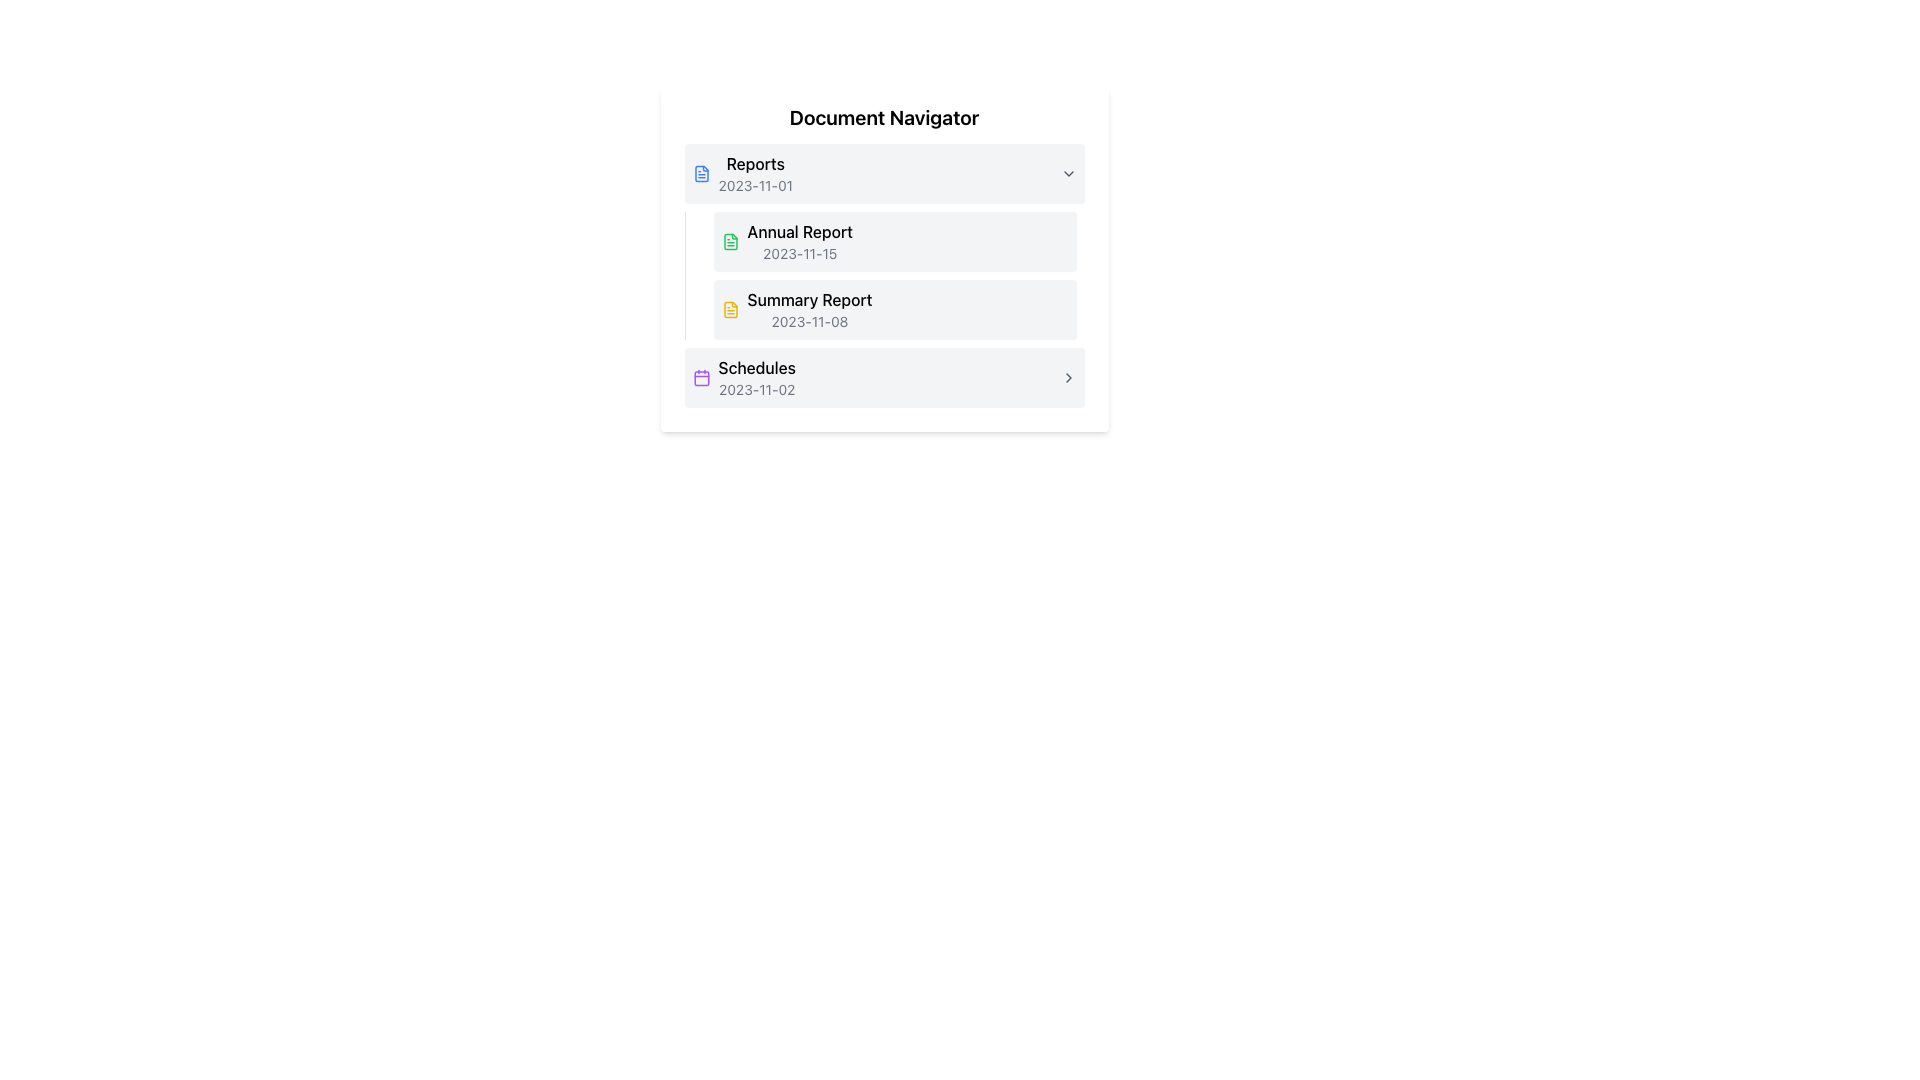  I want to click on the Text Label that serves as a link to a summary report, positioned between 'Annual Report' and 'Schedules' in the 'Reports' section, so click(809, 300).